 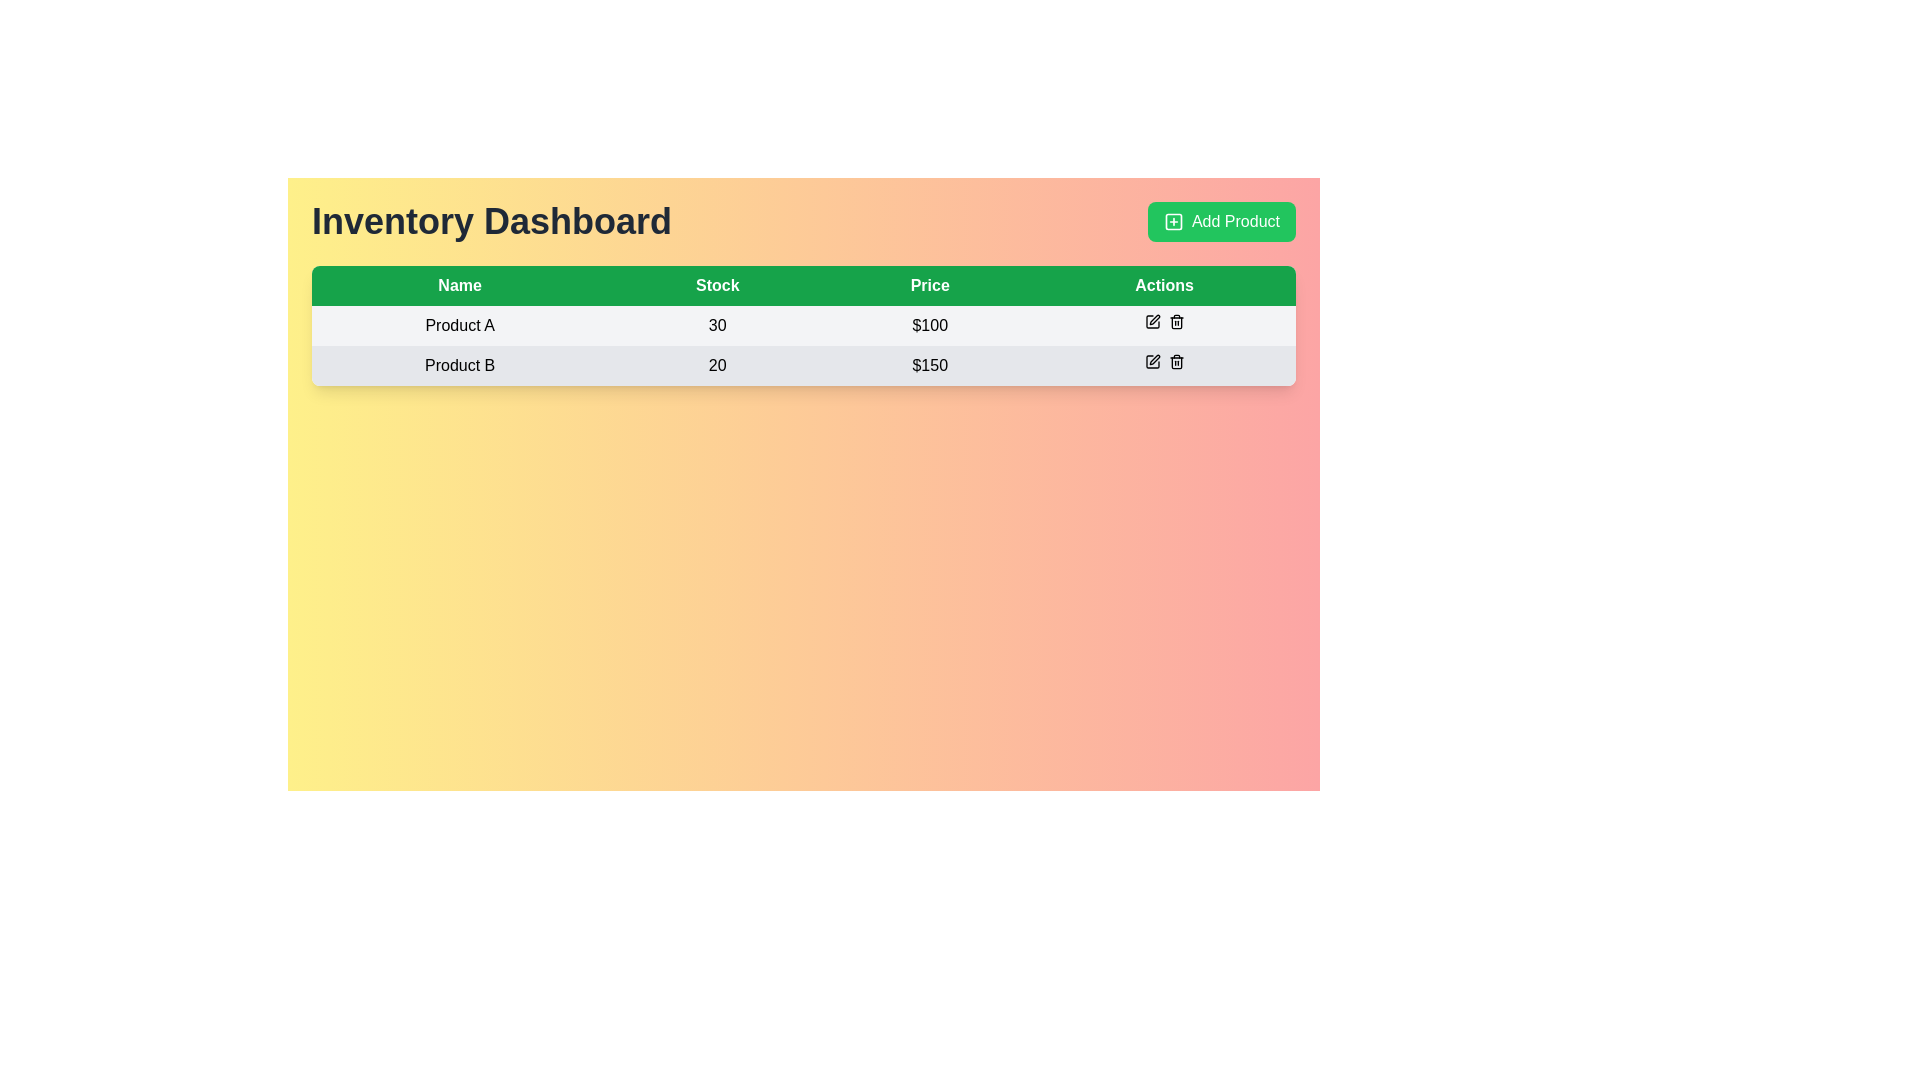 I want to click on the static text element that serves as the header for the inventory dashboard, located adjacent to the 'Add Product' button, so click(x=492, y=222).